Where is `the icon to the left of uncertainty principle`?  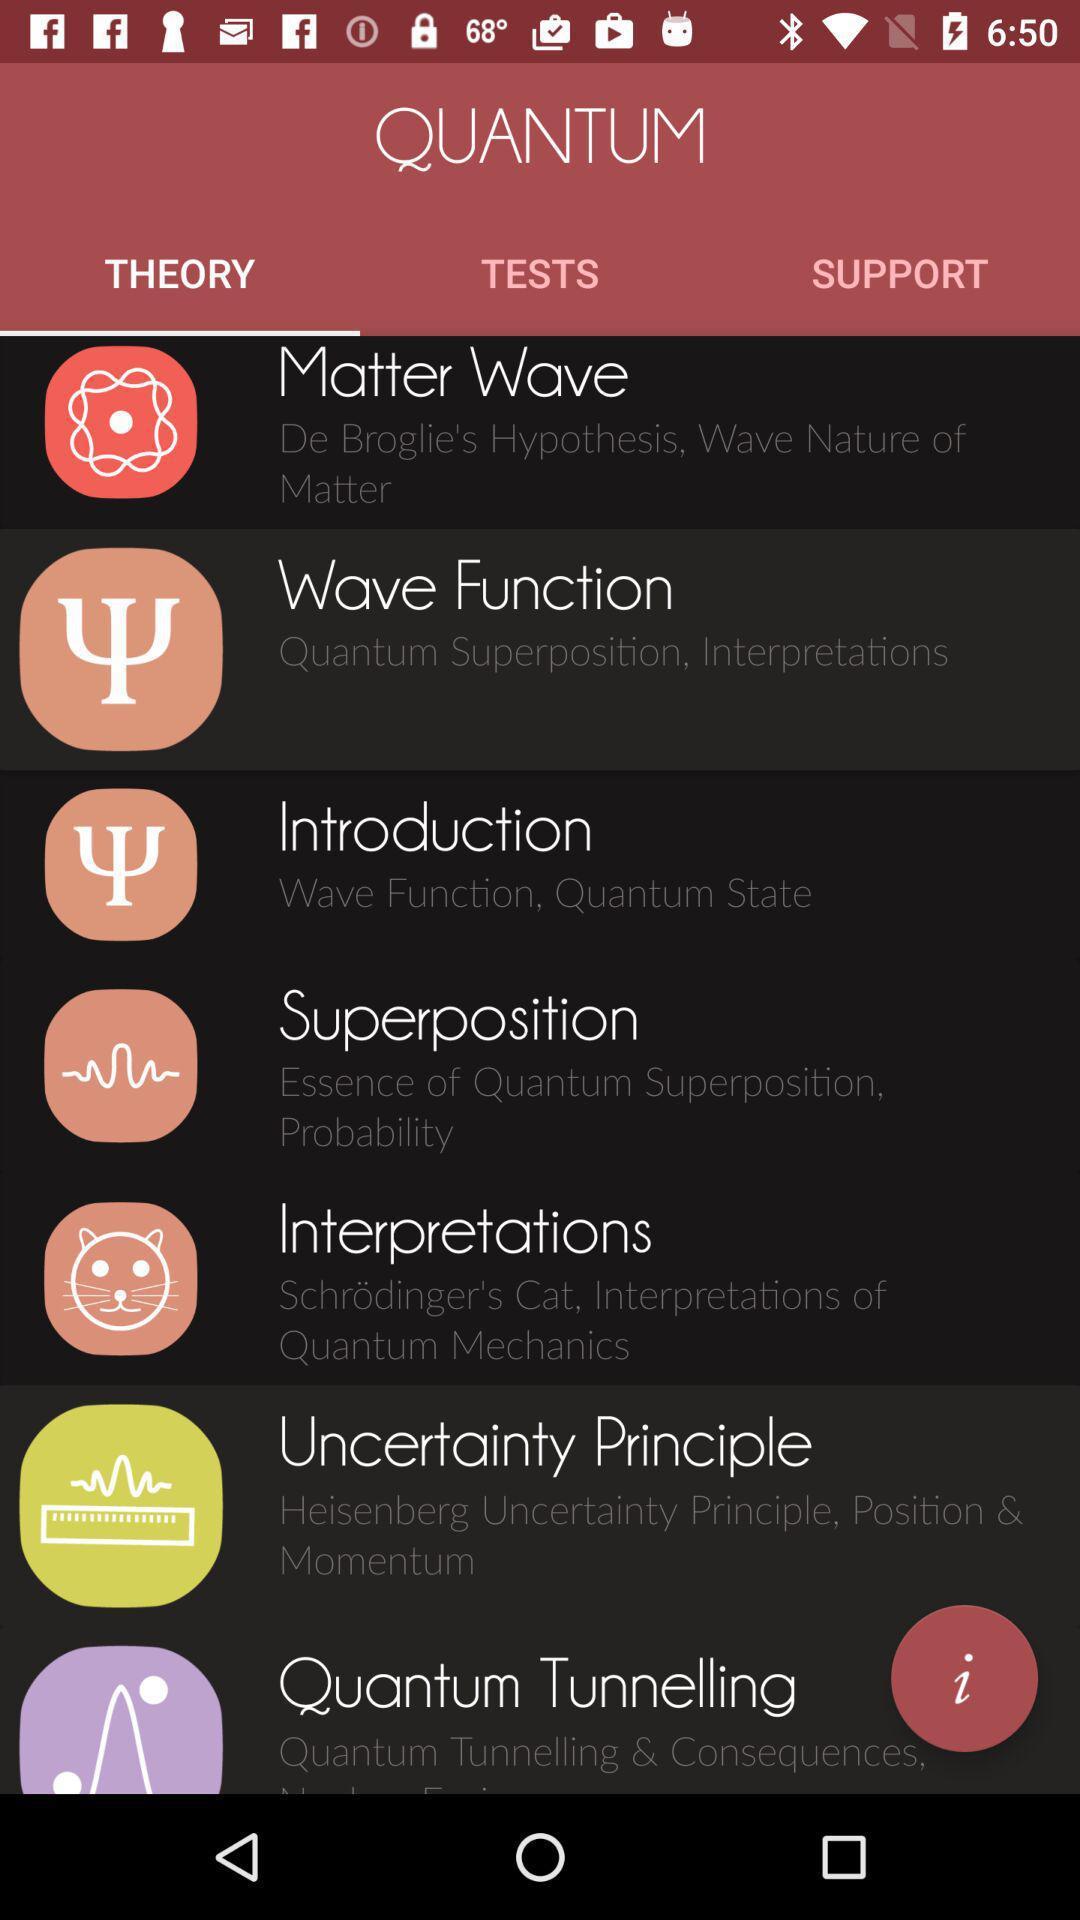 the icon to the left of uncertainty principle is located at coordinates (120, 1506).